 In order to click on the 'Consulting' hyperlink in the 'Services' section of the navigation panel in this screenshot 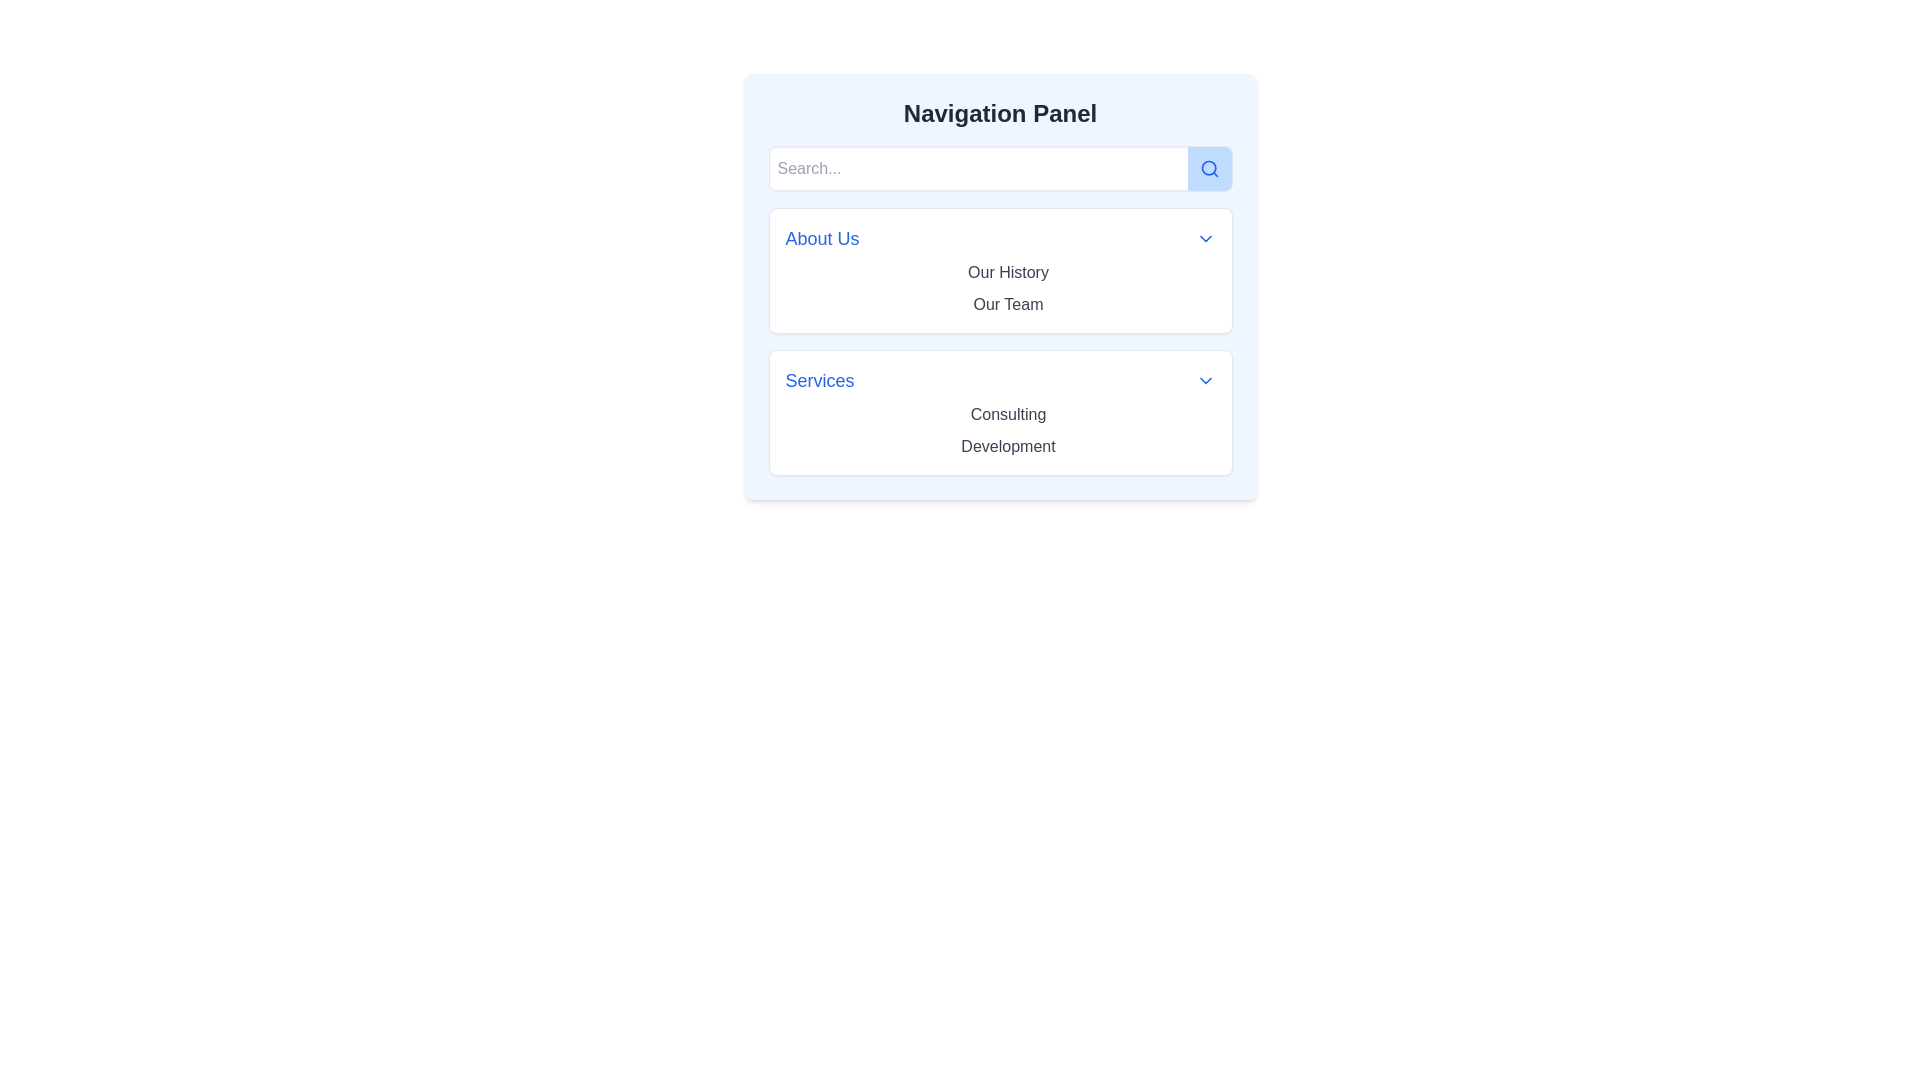, I will do `click(1008, 414)`.